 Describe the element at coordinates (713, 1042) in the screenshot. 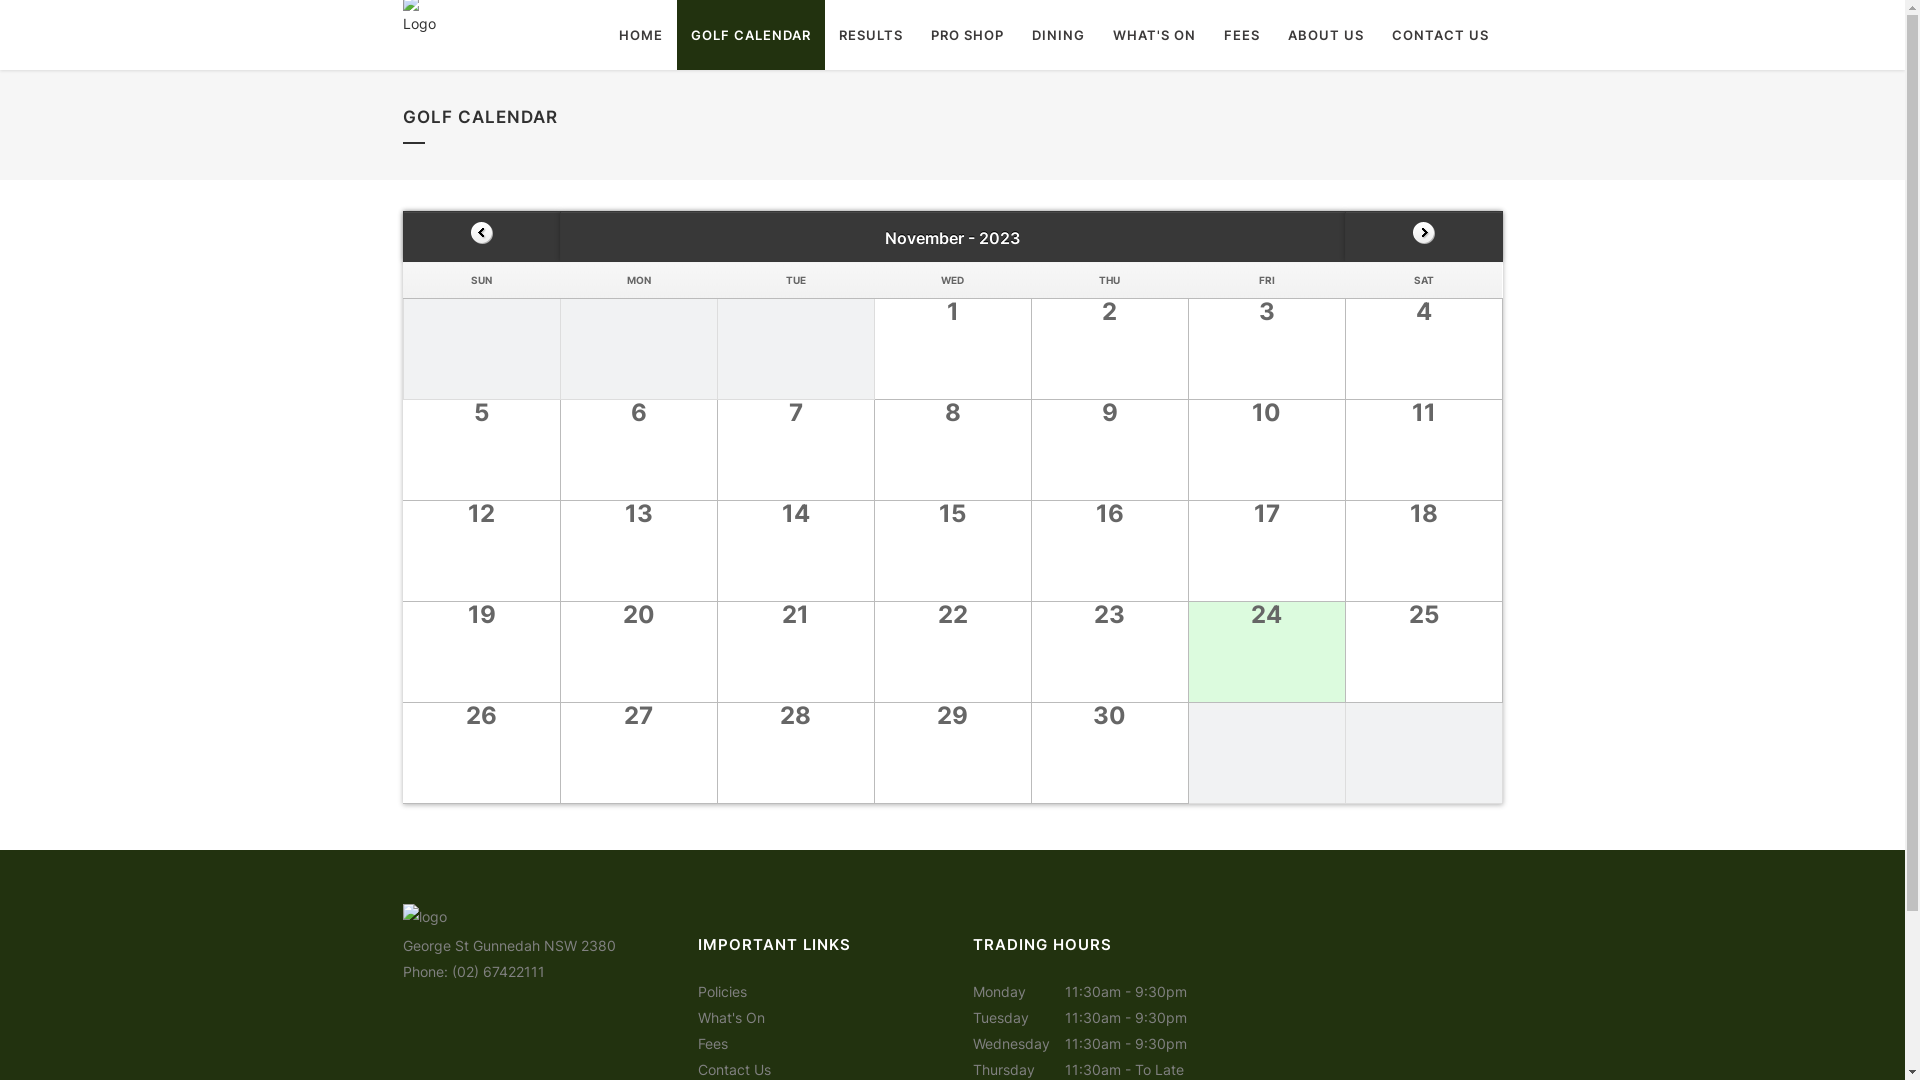

I see `'Fees'` at that location.